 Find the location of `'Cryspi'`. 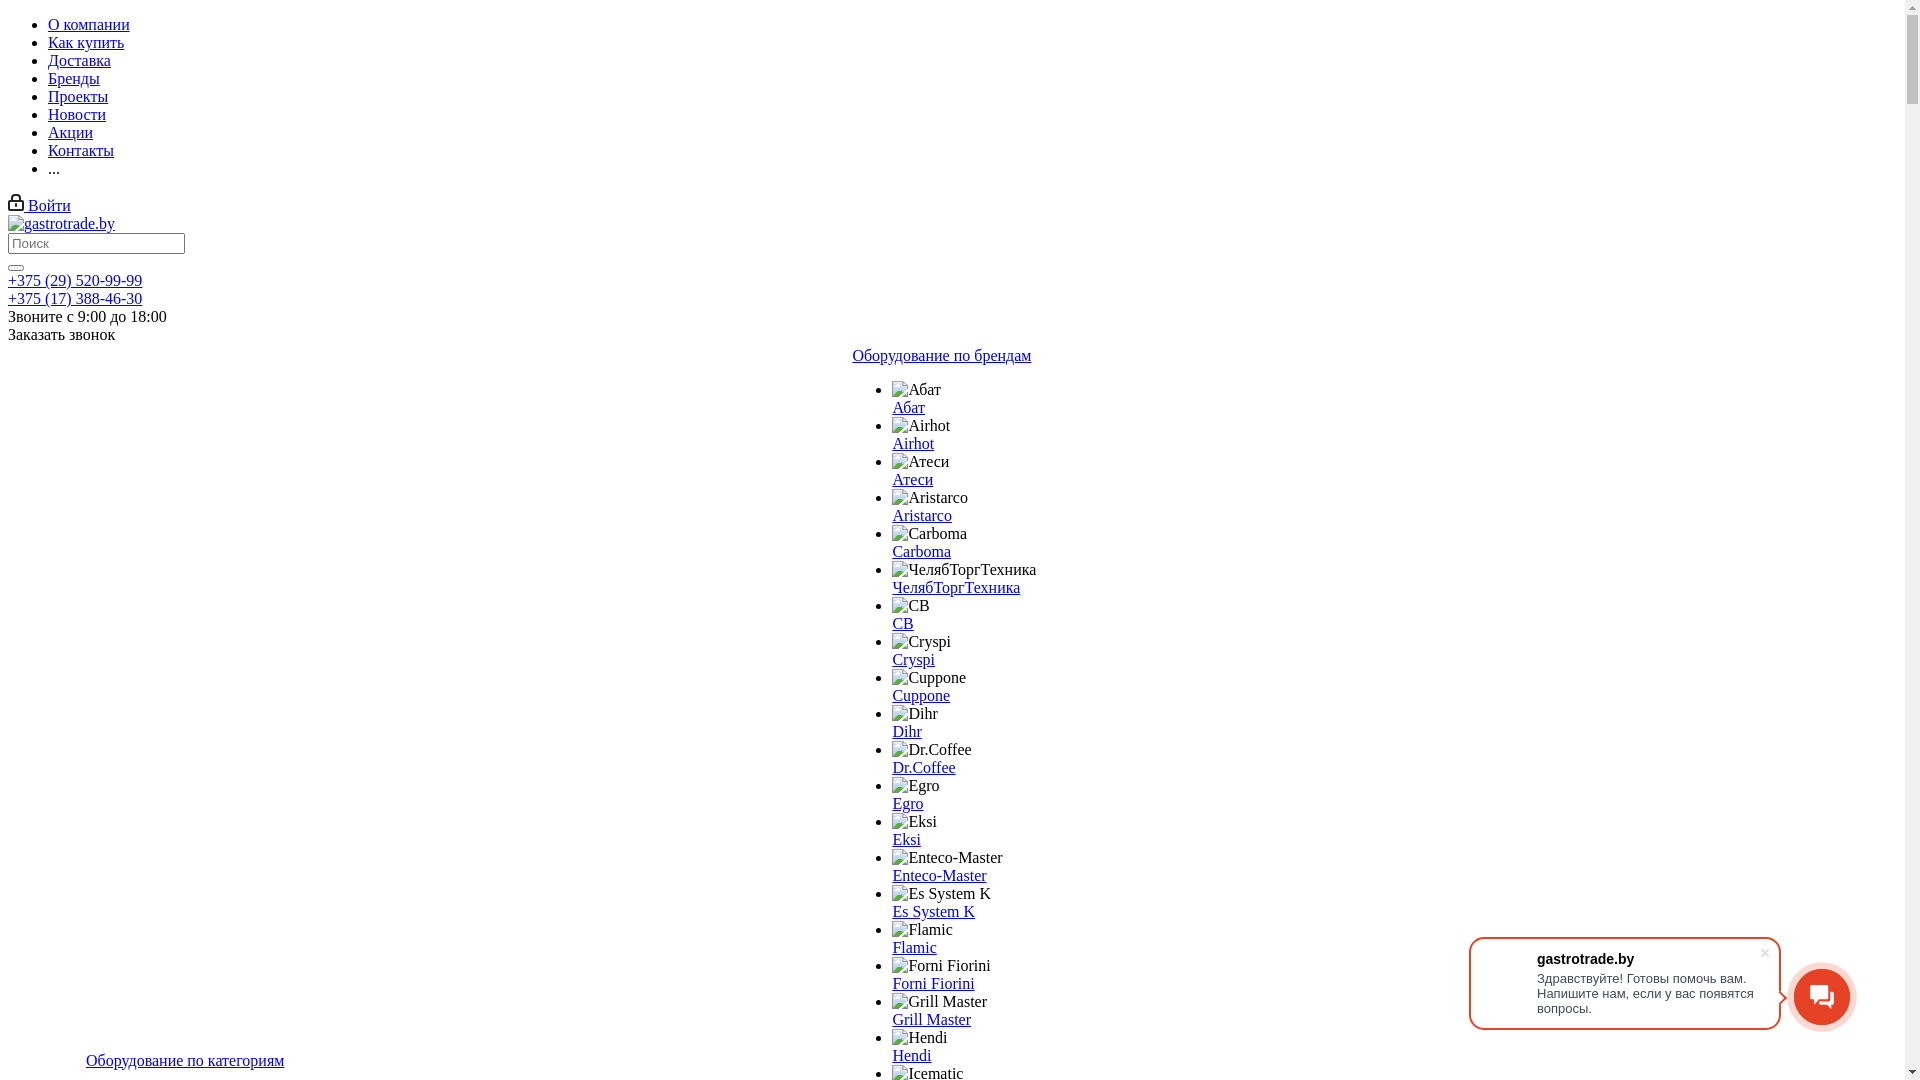

'Cryspi' is located at coordinates (920, 641).